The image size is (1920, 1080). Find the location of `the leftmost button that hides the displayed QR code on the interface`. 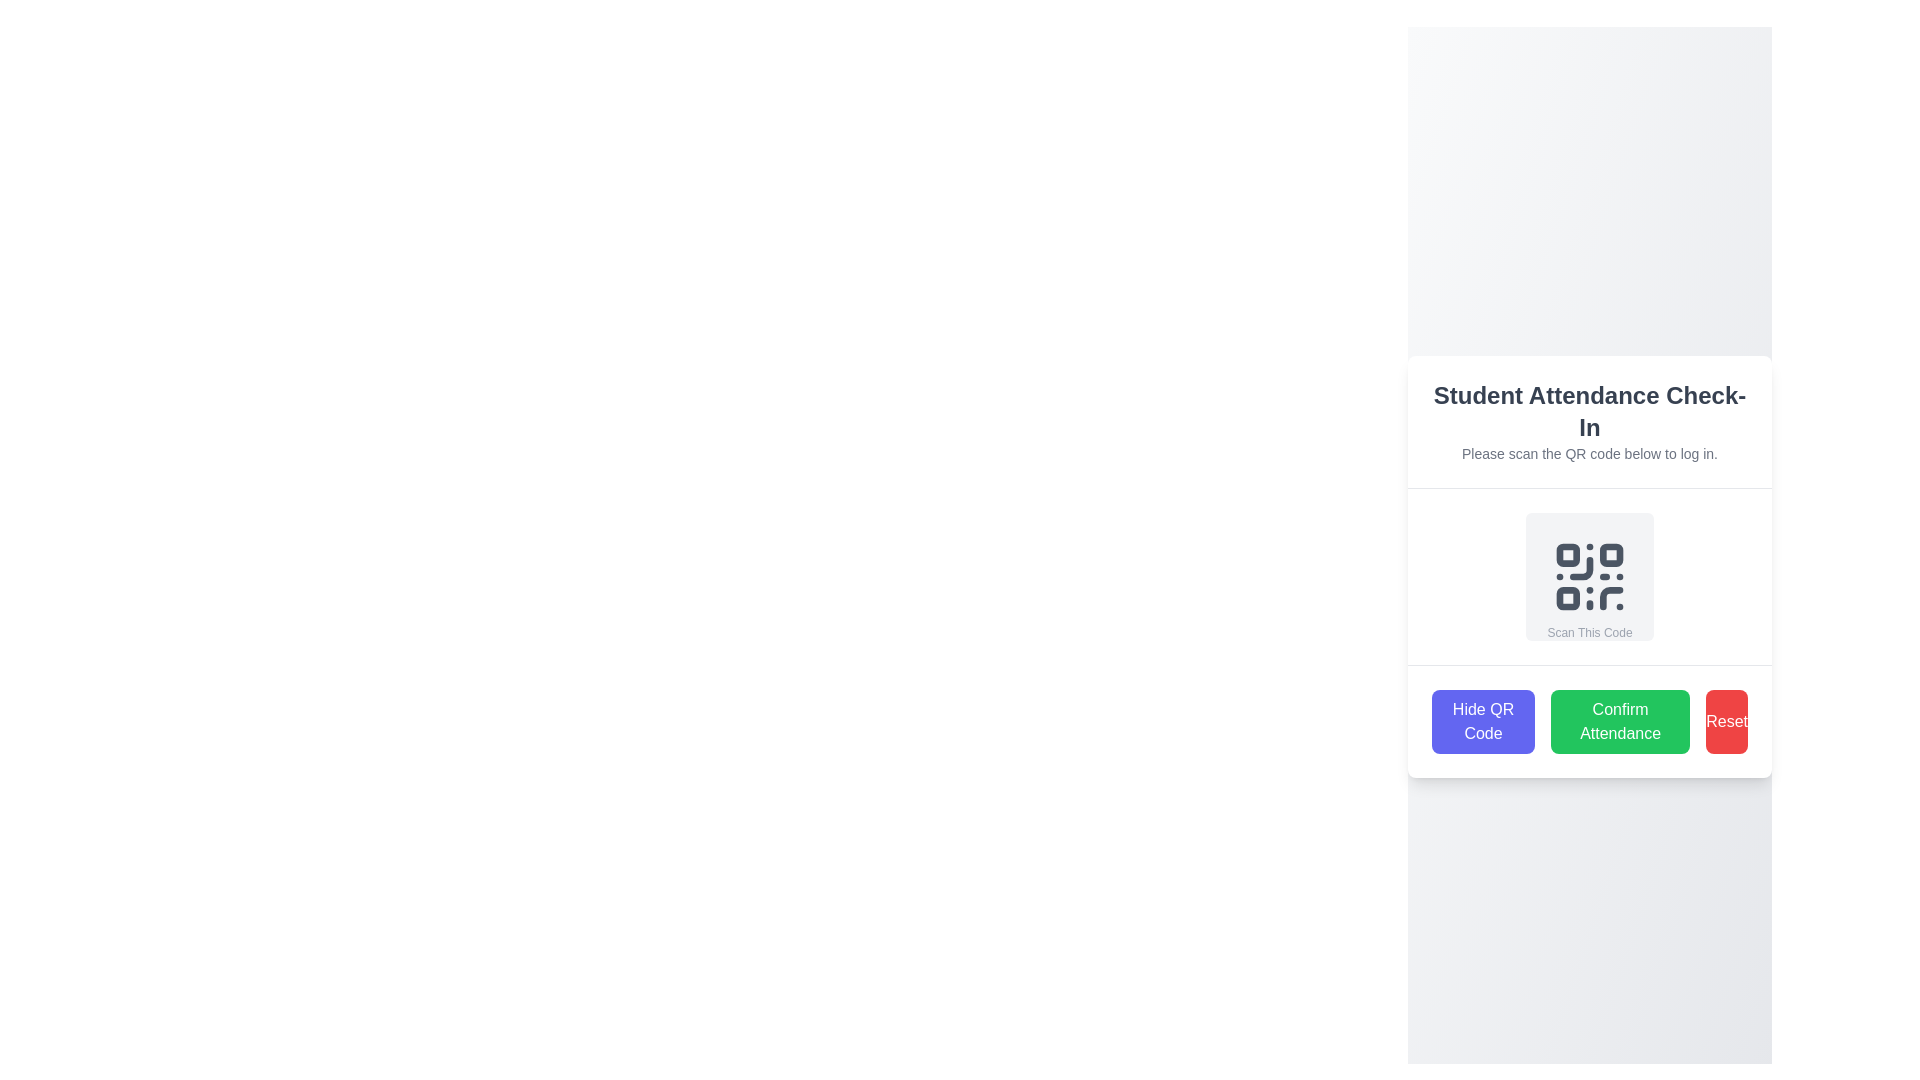

the leftmost button that hides the displayed QR code on the interface is located at coordinates (1483, 721).